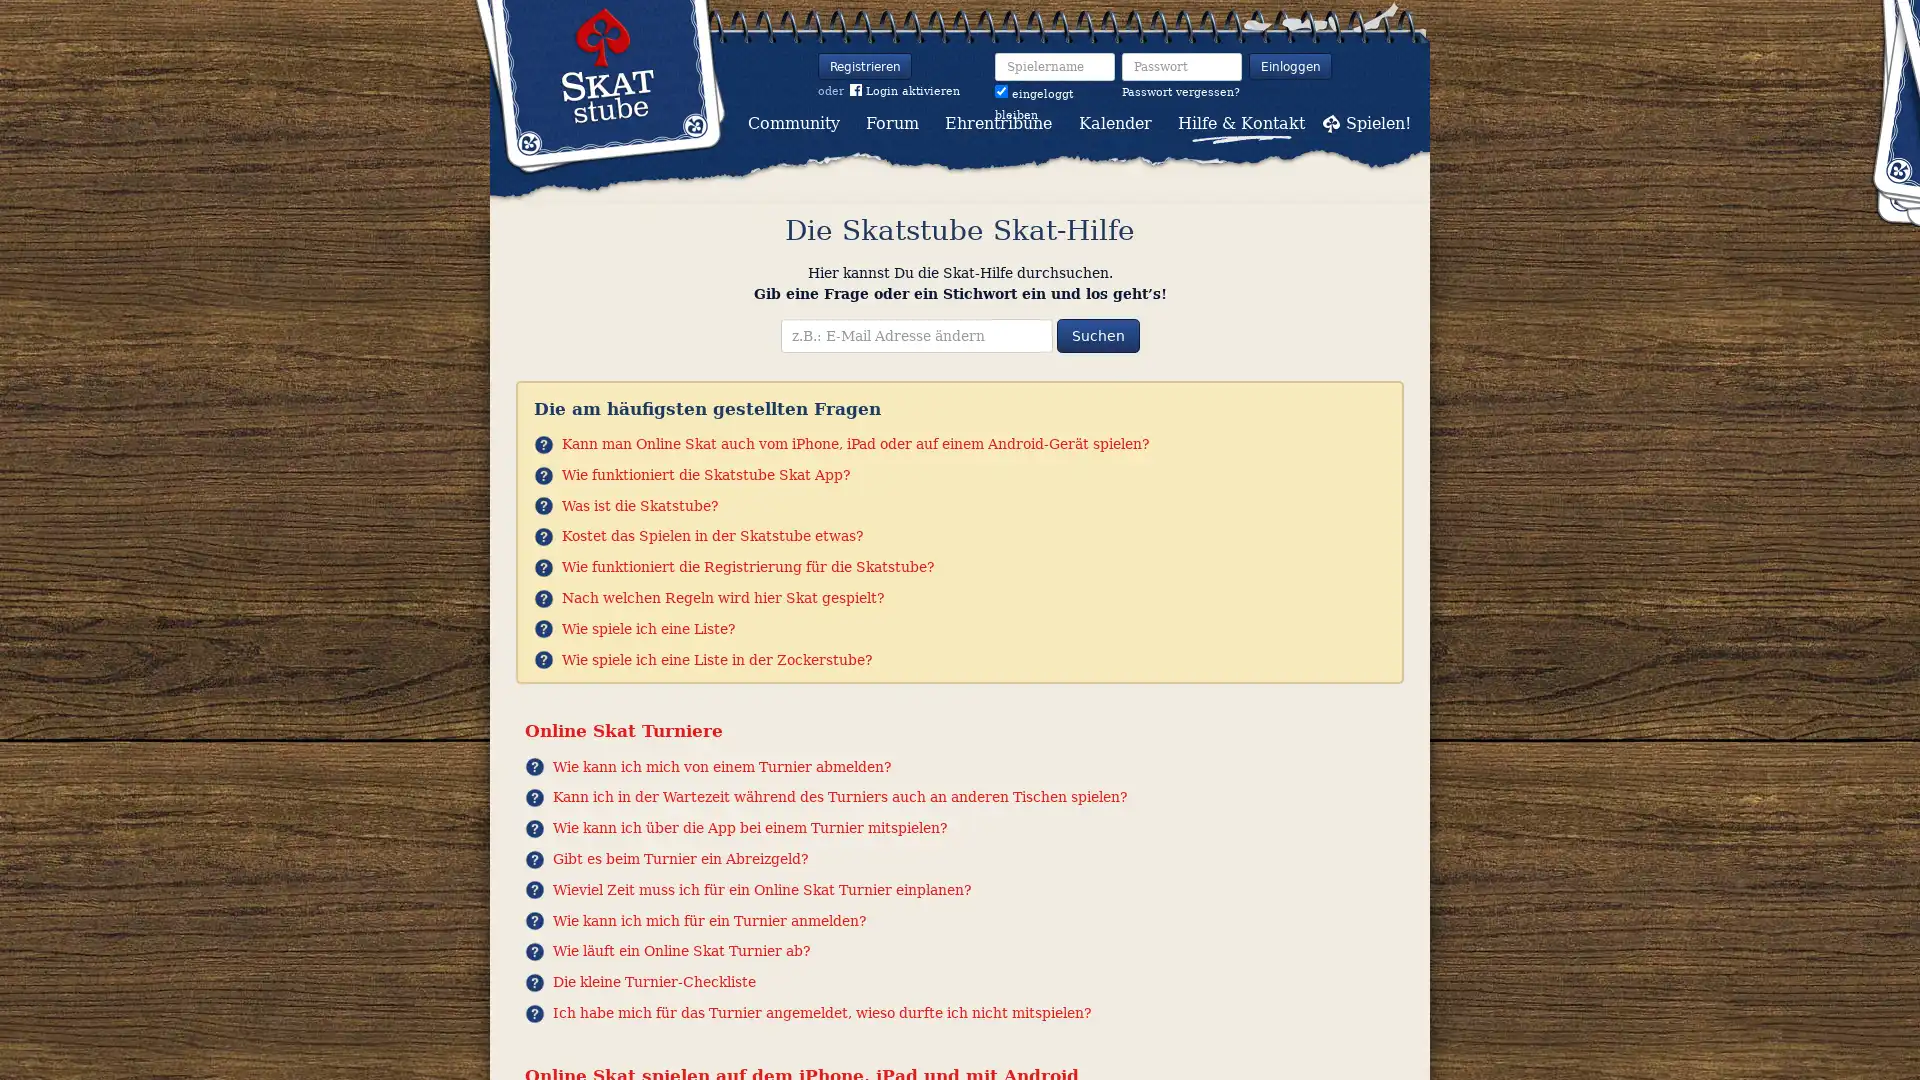 The image size is (1920, 1080). What do you see at coordinates (1290, 65) in the screenshot?
I see `Einloggen` at bounding box center [1290, 65].